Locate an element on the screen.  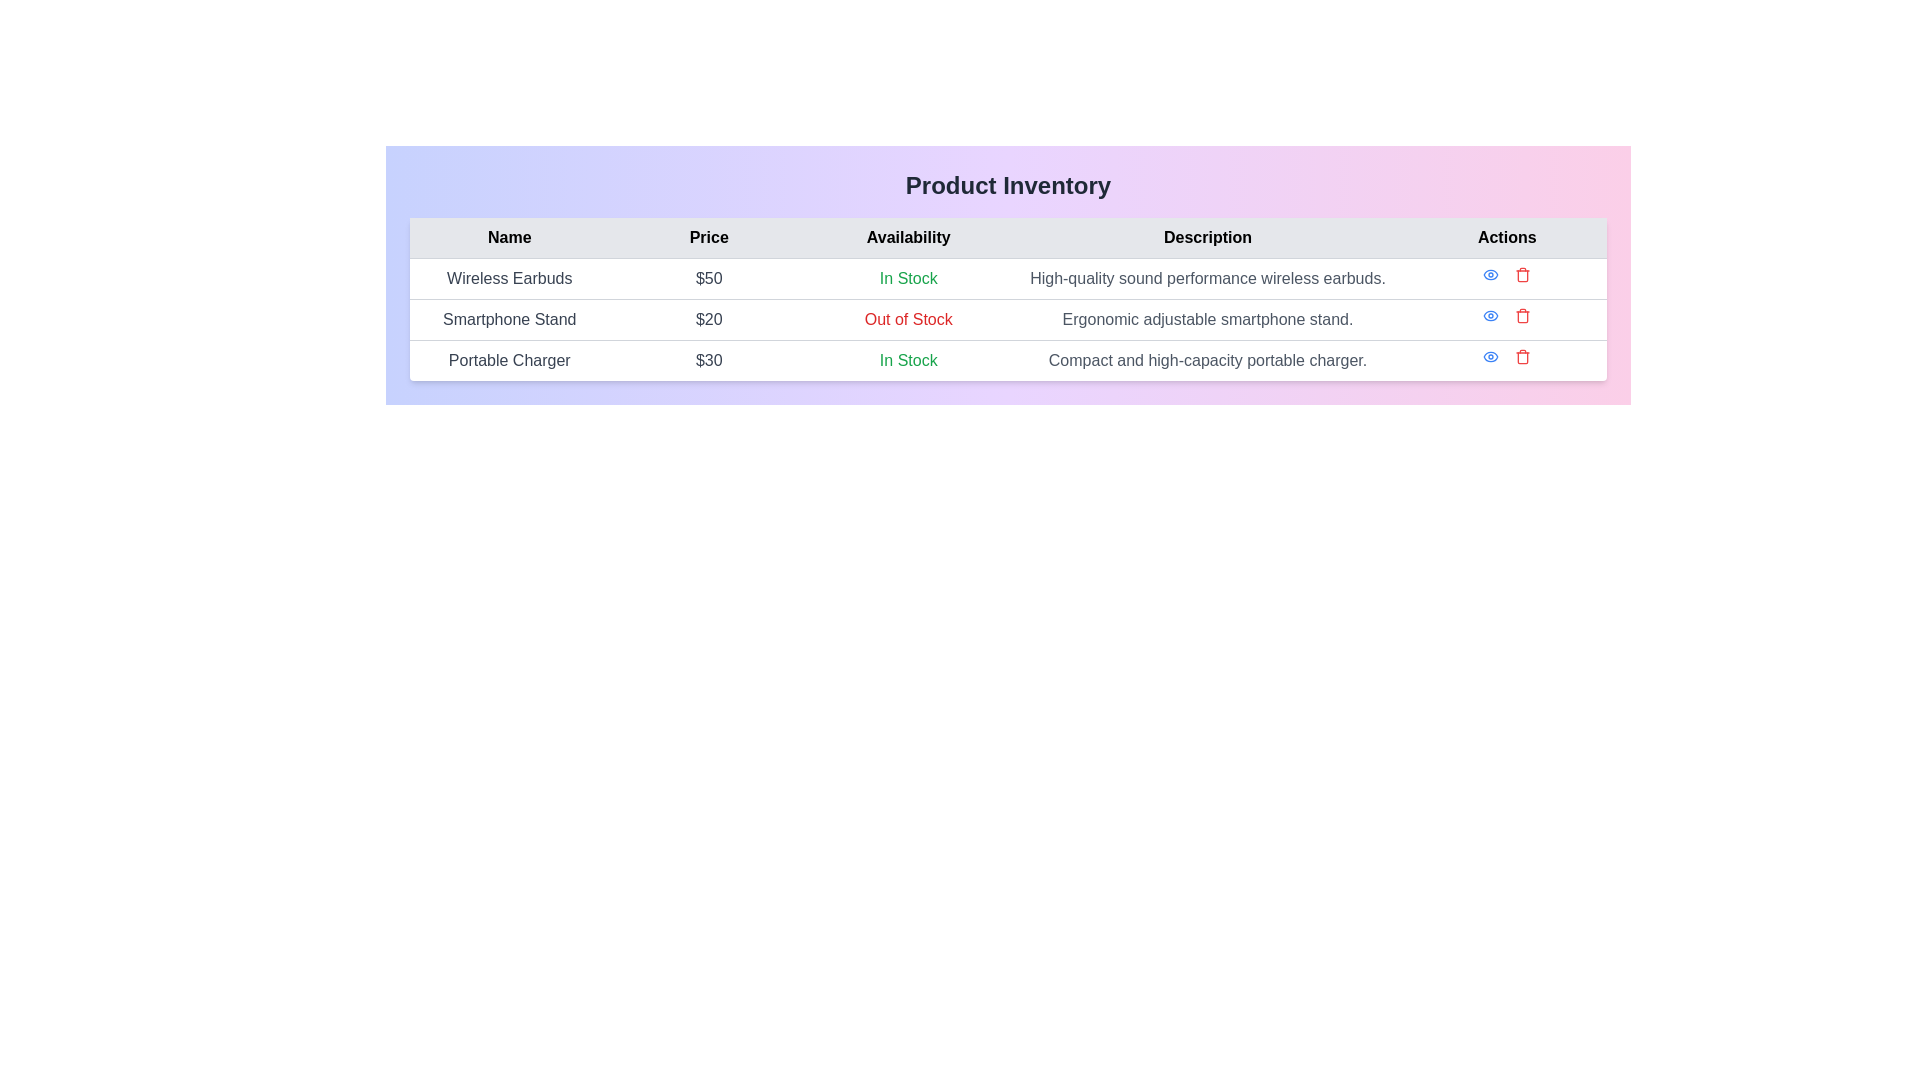
the 'Name' text label in the table header, which is the first header in a row of five with a light grey background and bold black font is located at coordinates (509, 237).